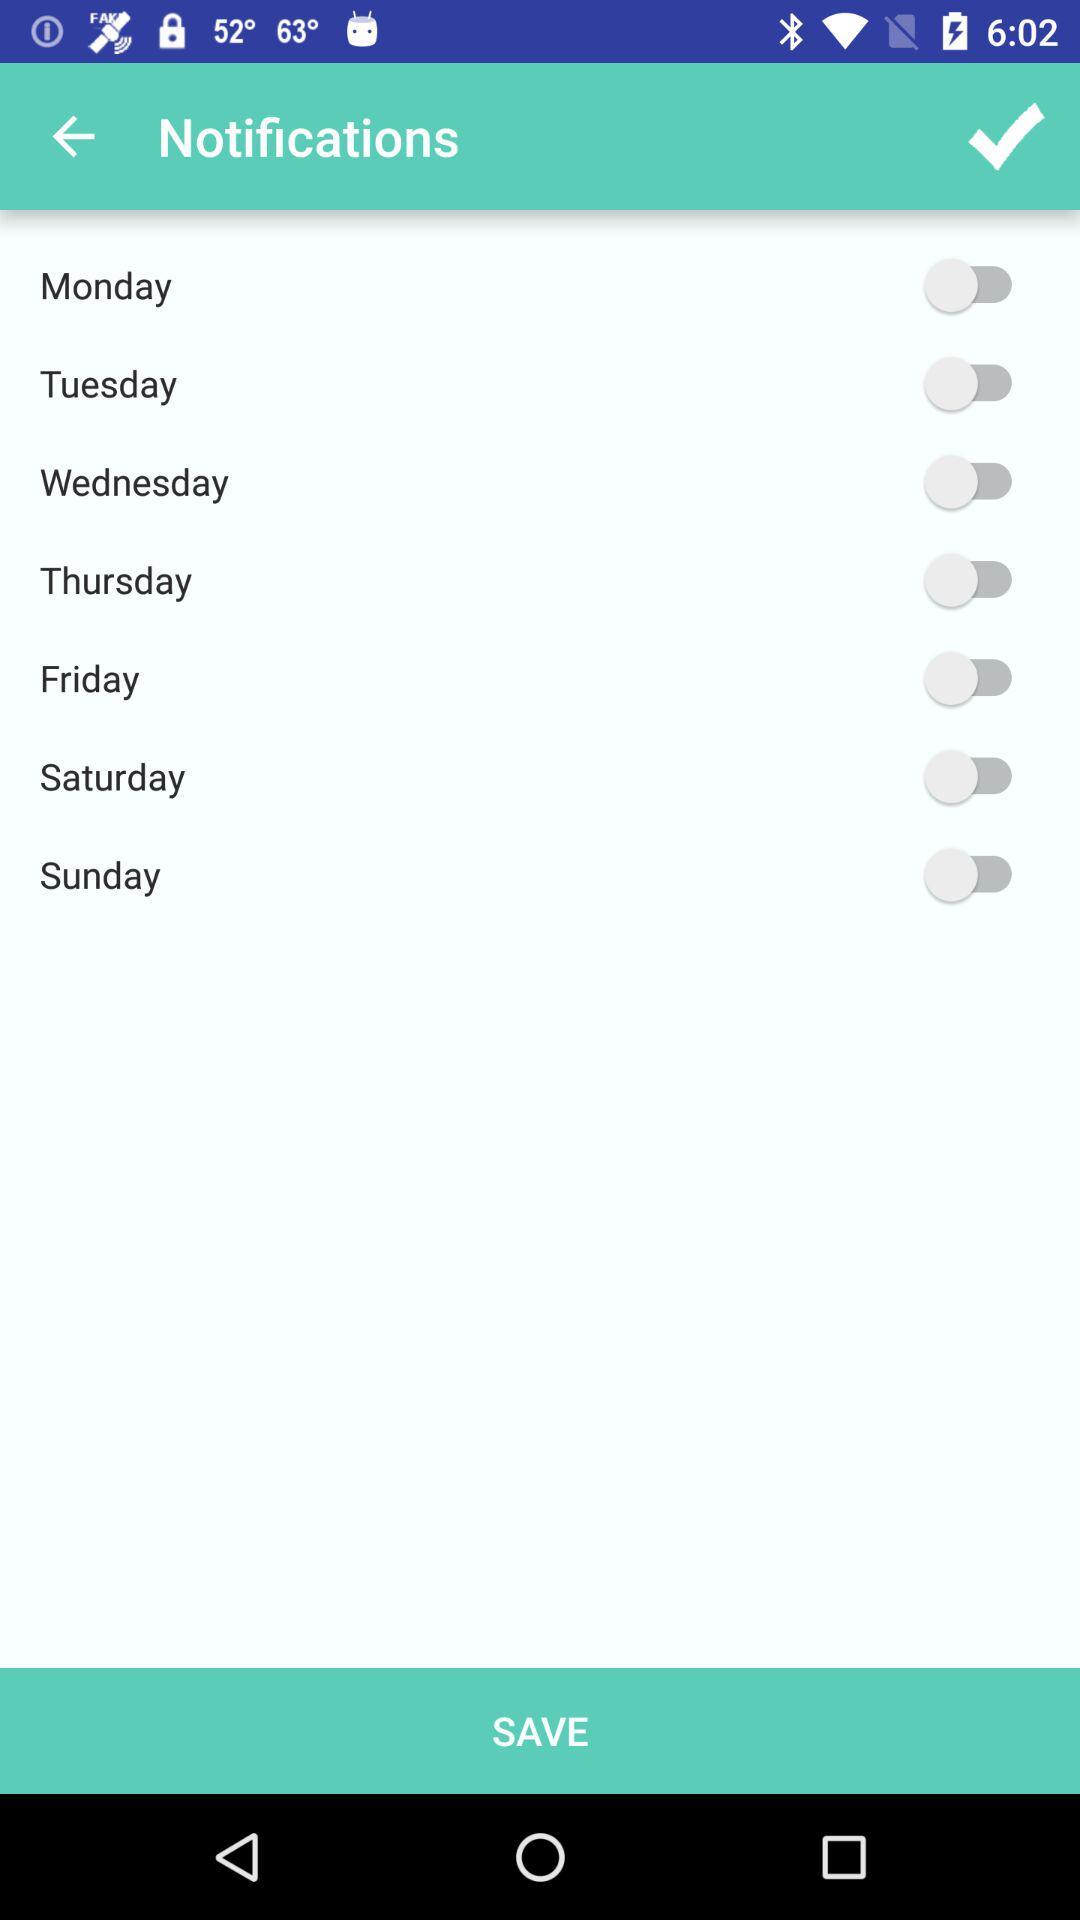 The height and width of the screenshot is (1920, 1080). I want to click on activate saturday, so click(872, 775).